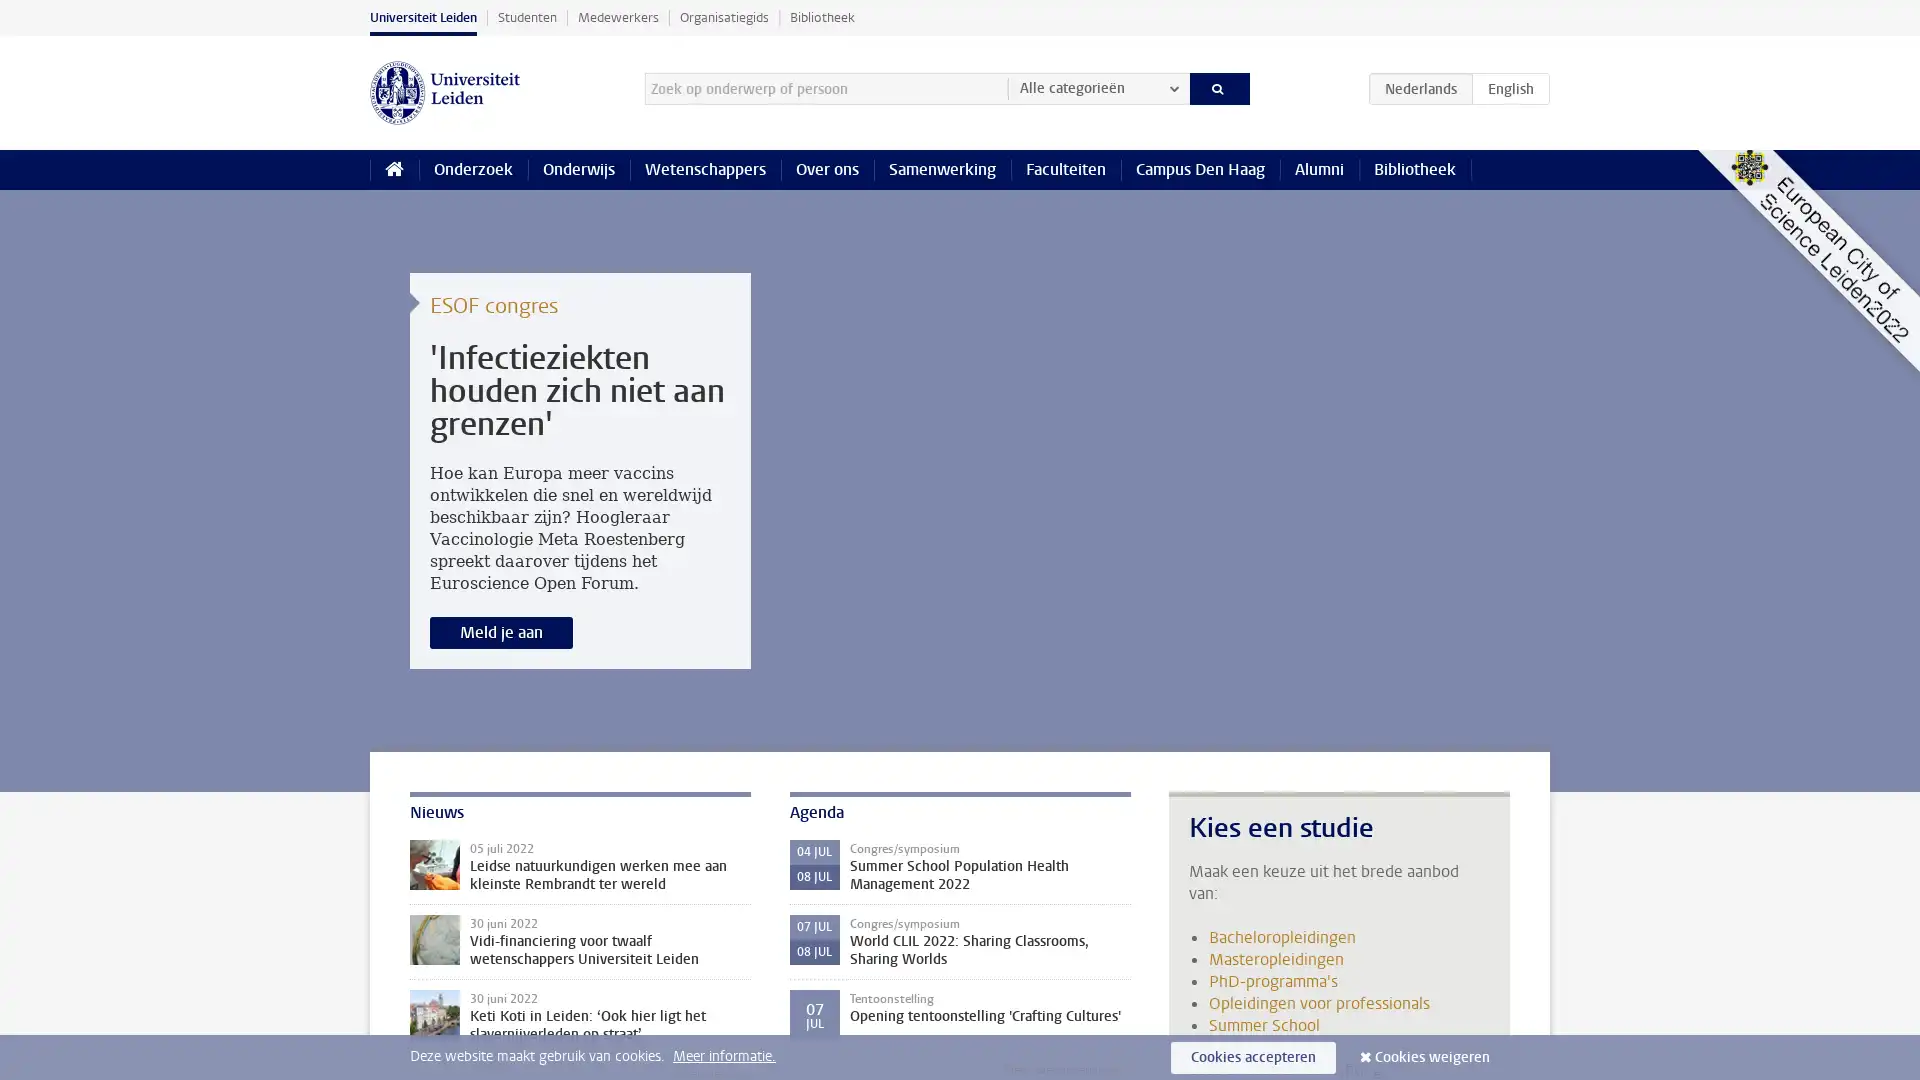  What do you see at coordinates (1097, 87) in the screenshot?
I see `Alle categorieen` at bounding box center [1097, 87].